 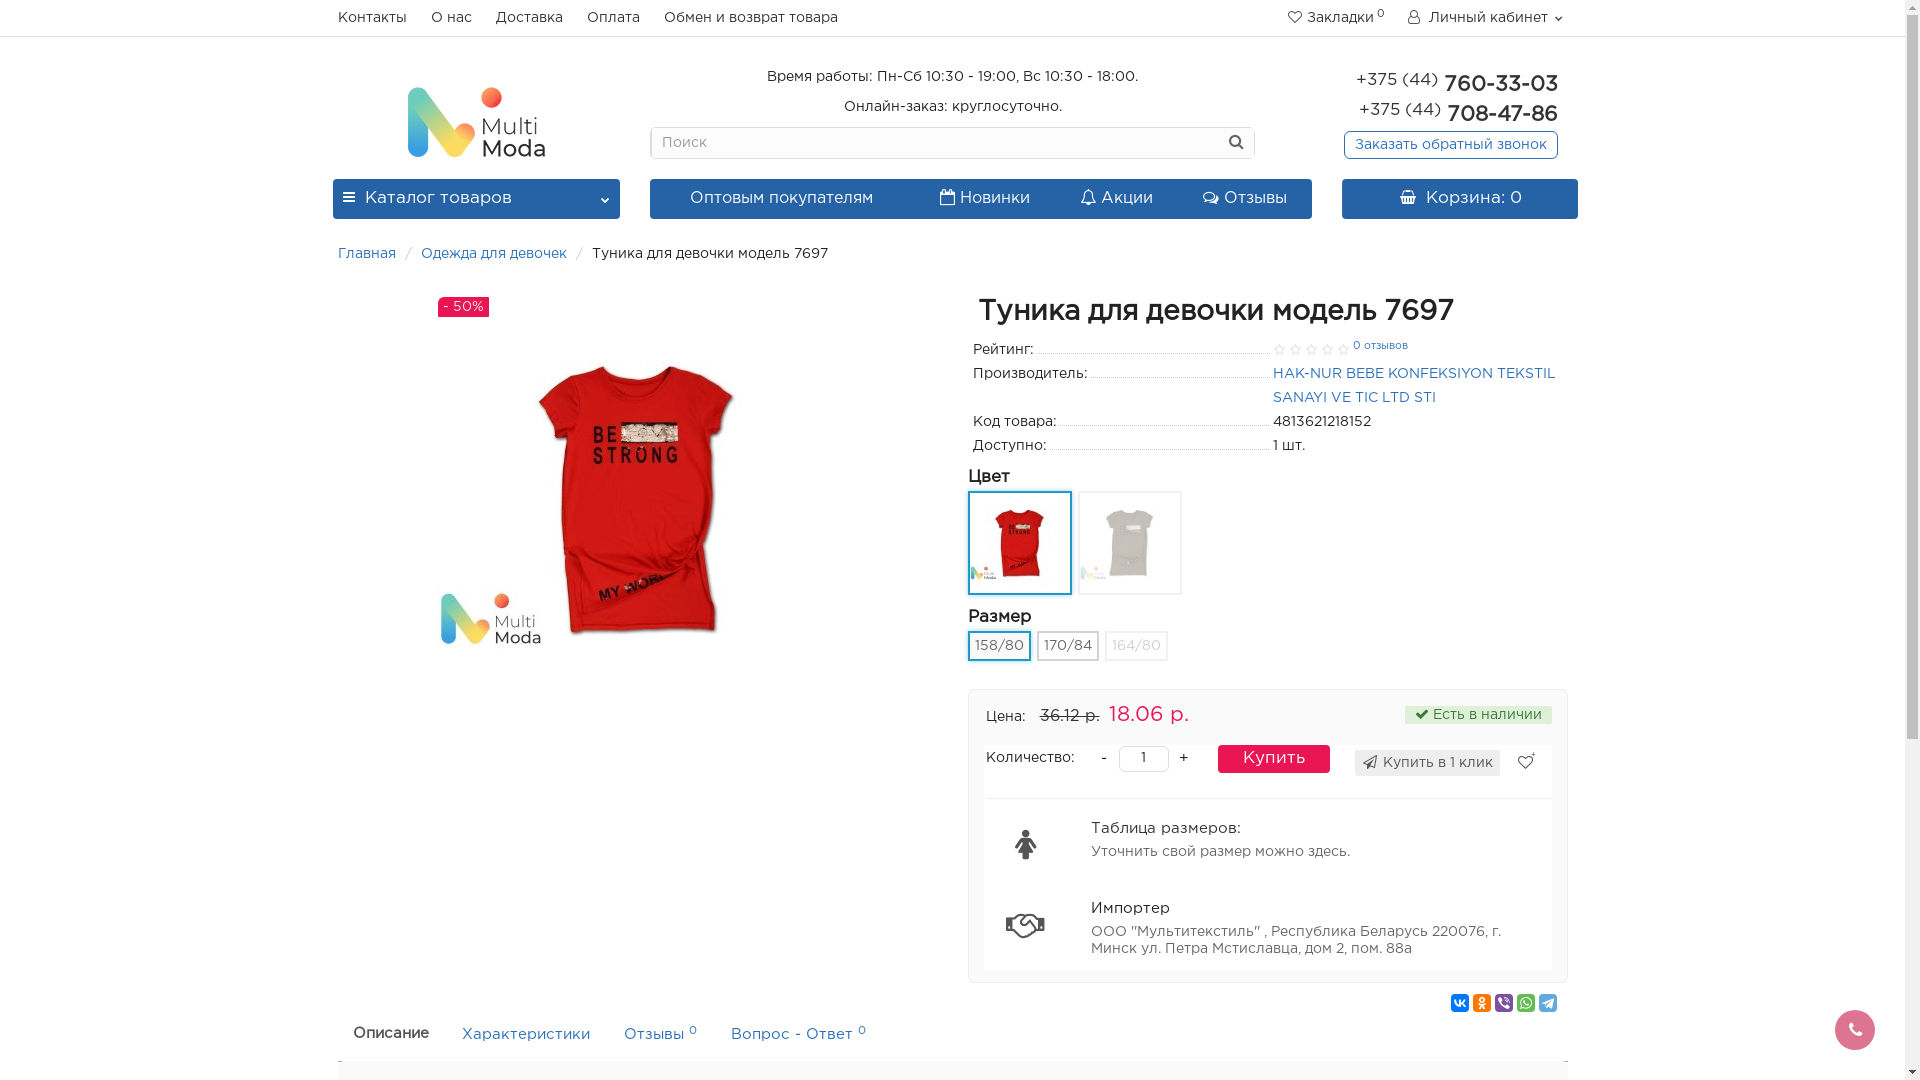 What do you see at coordinates (1457, 115) in the screenshot?
I see `'+375 (44) 708-47-86'` at bounding box center [1457, 115].